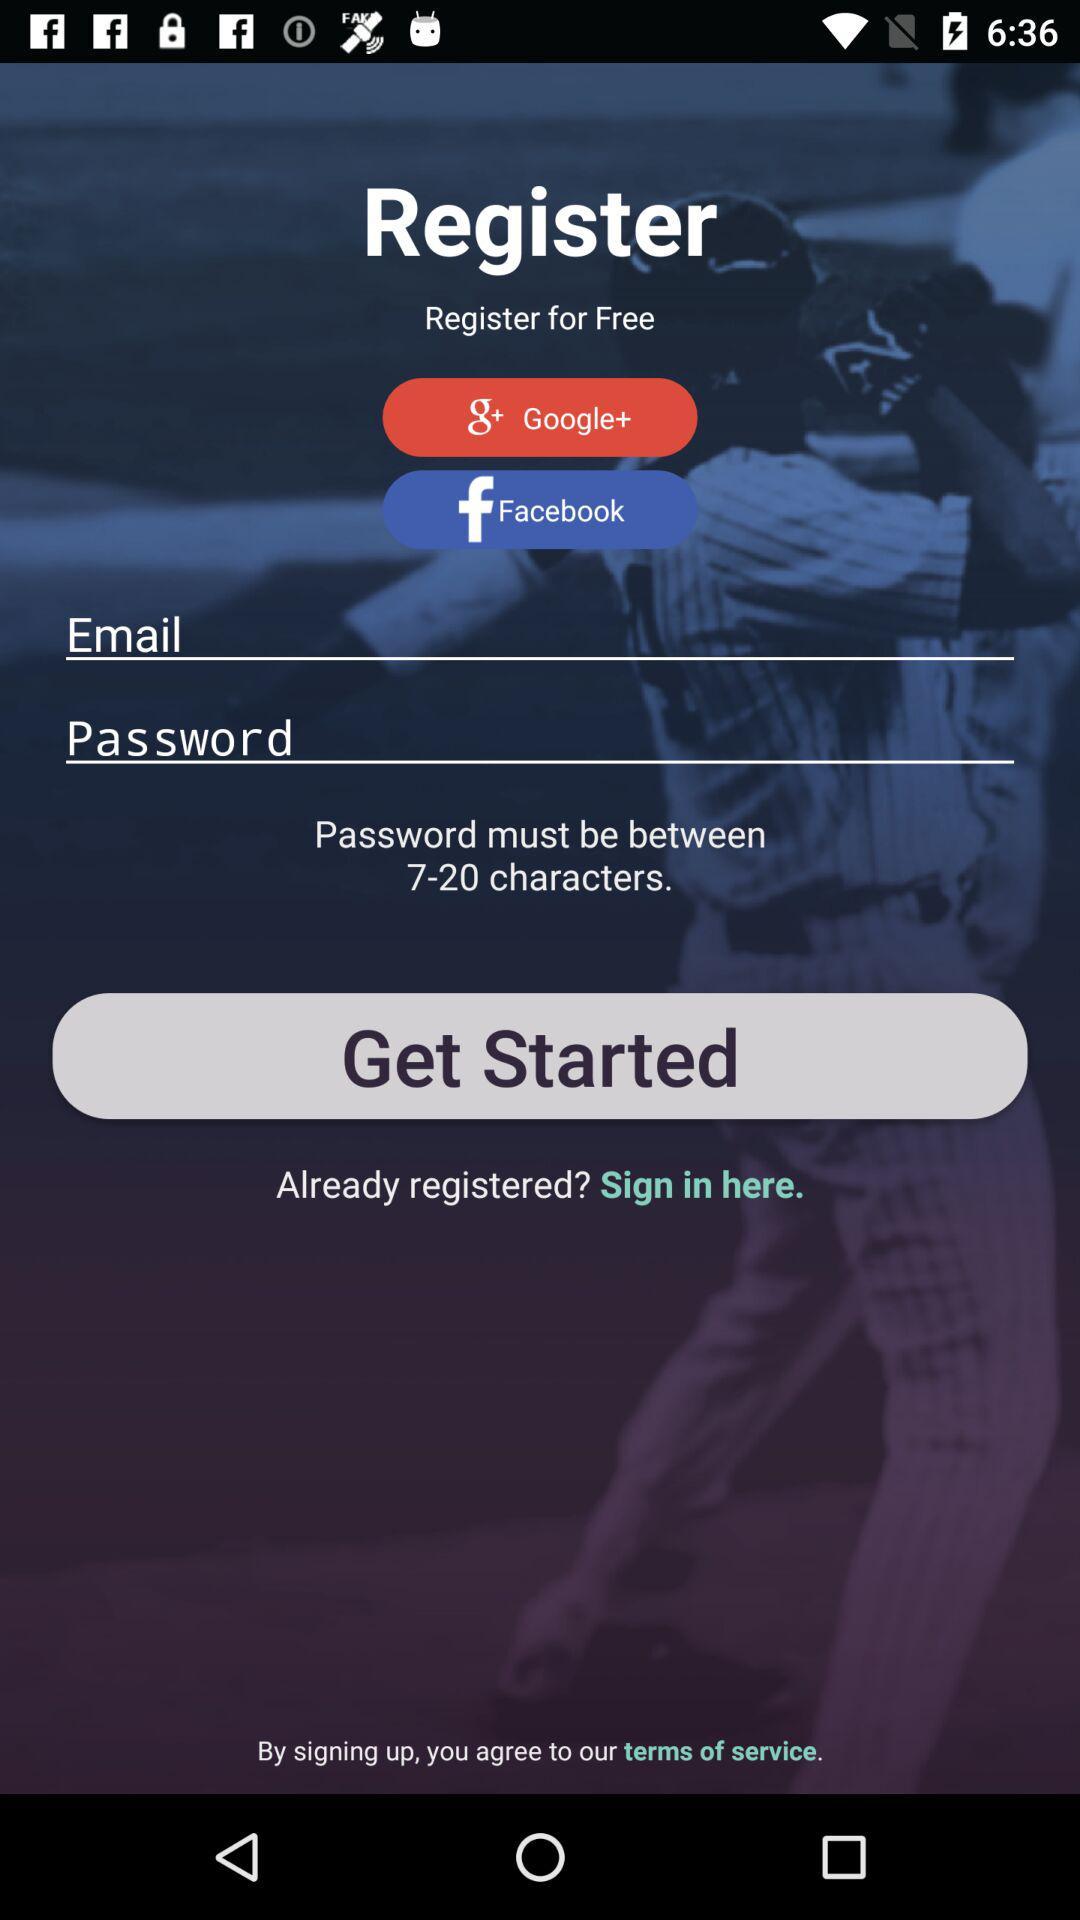 This screenshot has width=1080, height=1920. Describe the element at coordinates (540, 735) in the screenshot. I see `input password` at that location.